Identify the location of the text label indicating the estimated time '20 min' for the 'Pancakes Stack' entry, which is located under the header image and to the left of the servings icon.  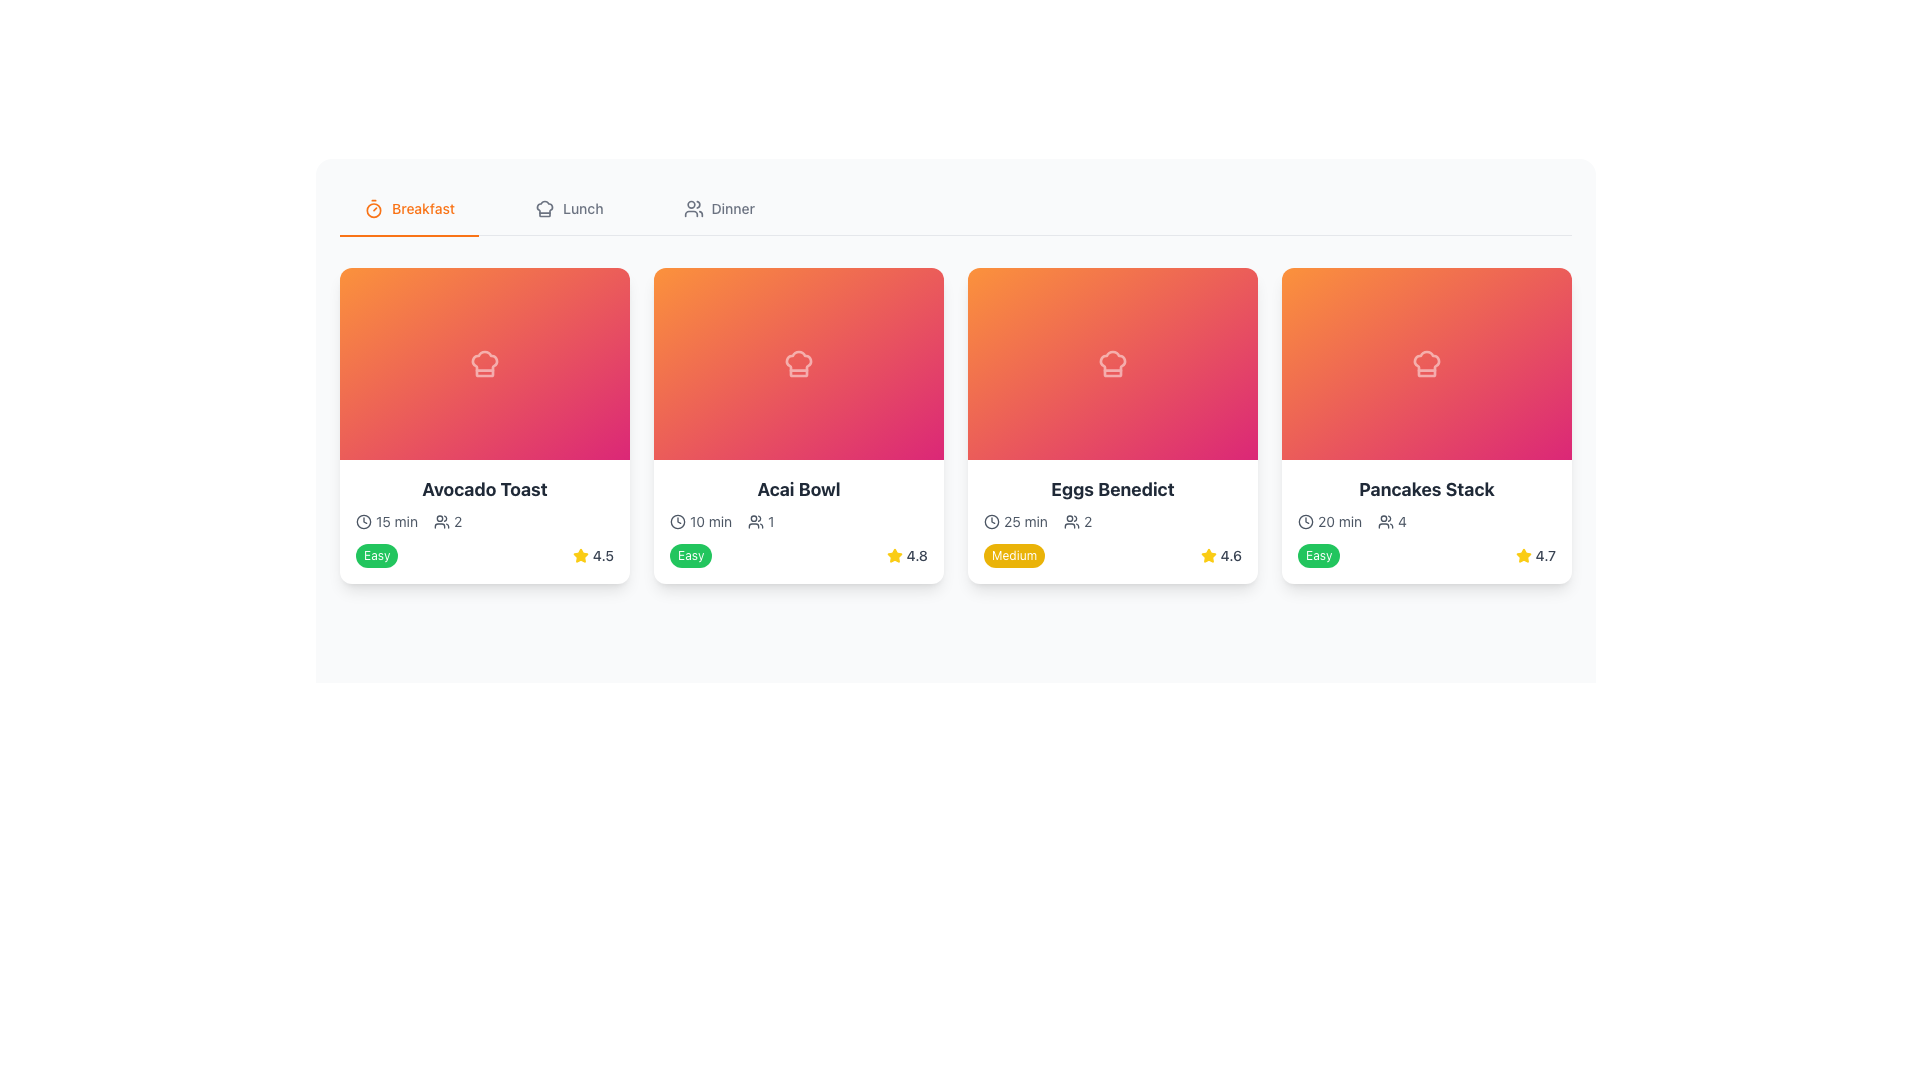
(1339, 520).